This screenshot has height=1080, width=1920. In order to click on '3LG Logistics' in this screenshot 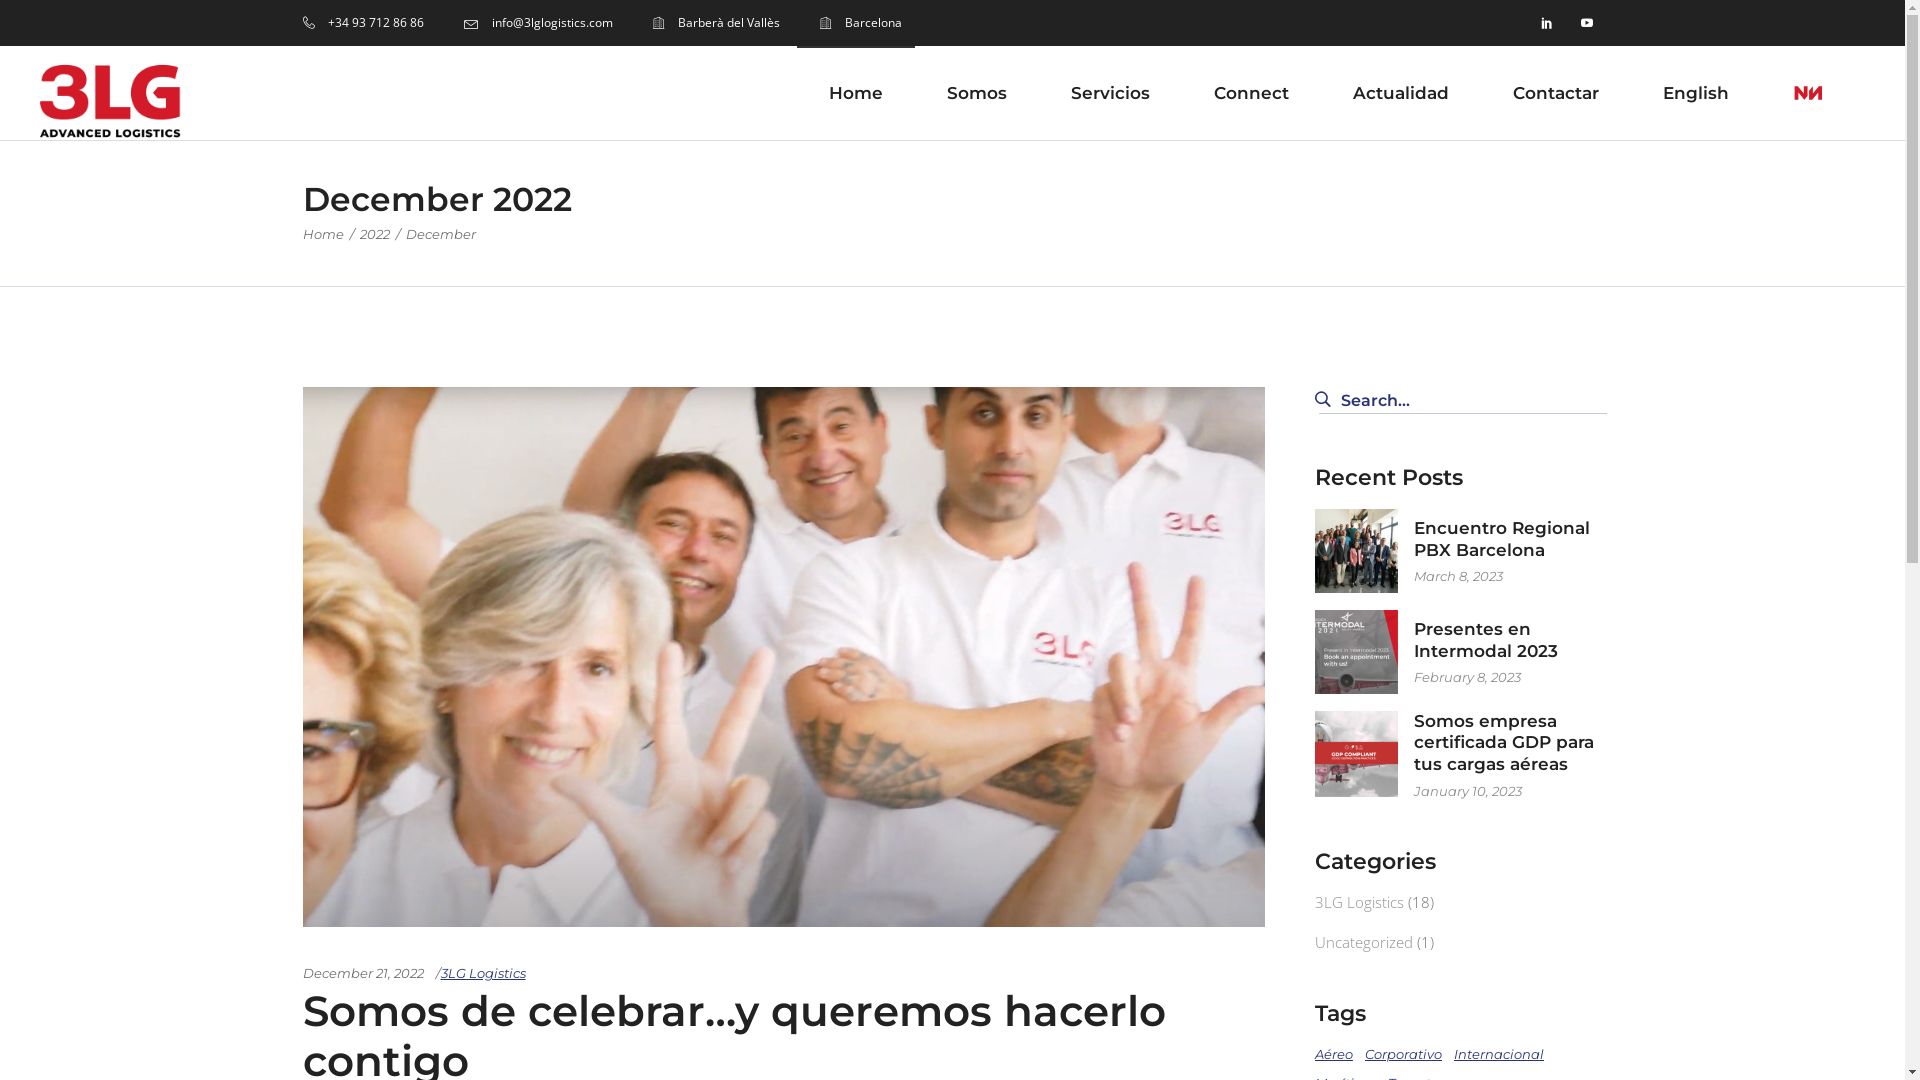, I will do `click(482, 971)`.